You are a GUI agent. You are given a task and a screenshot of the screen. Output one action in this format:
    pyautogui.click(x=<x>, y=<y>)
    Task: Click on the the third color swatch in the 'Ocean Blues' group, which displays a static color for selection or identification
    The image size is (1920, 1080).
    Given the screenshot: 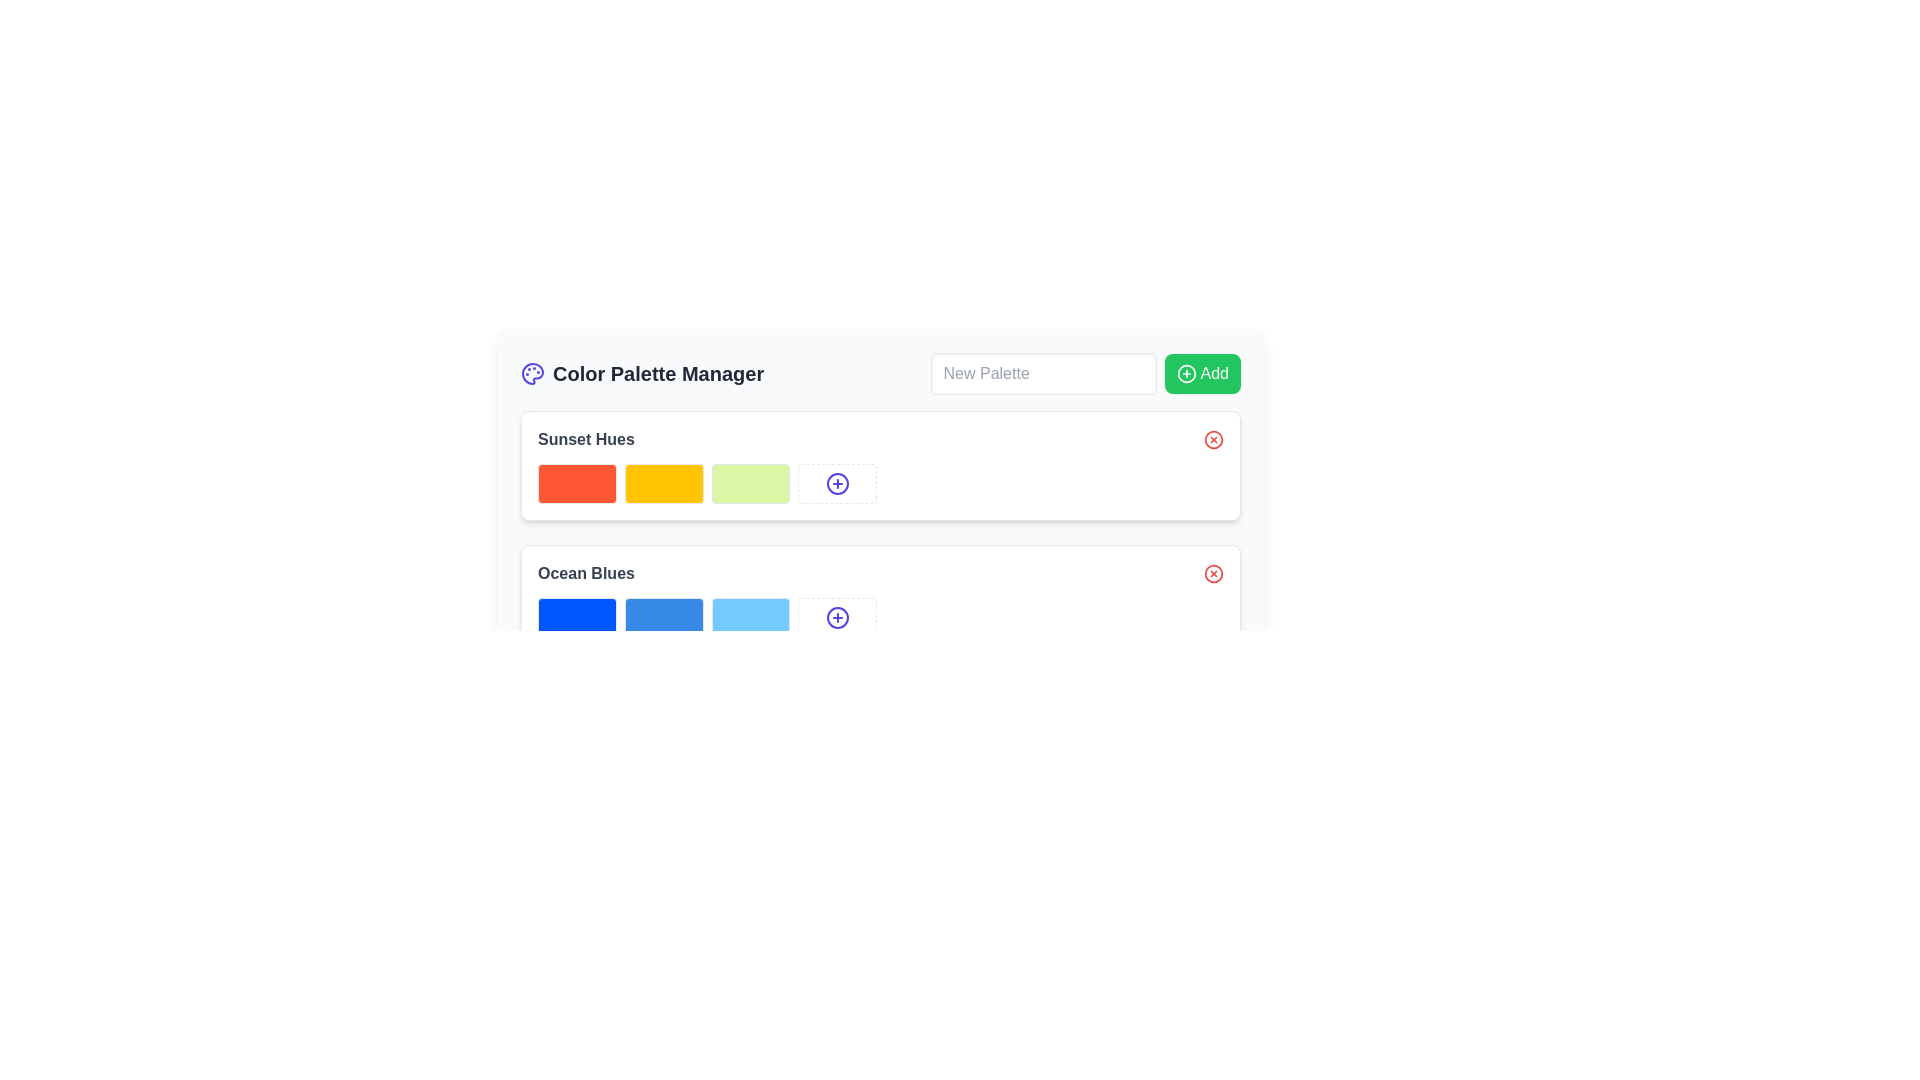 What is the action you would take?
    pyautogui.click(x=749, y=616)
    